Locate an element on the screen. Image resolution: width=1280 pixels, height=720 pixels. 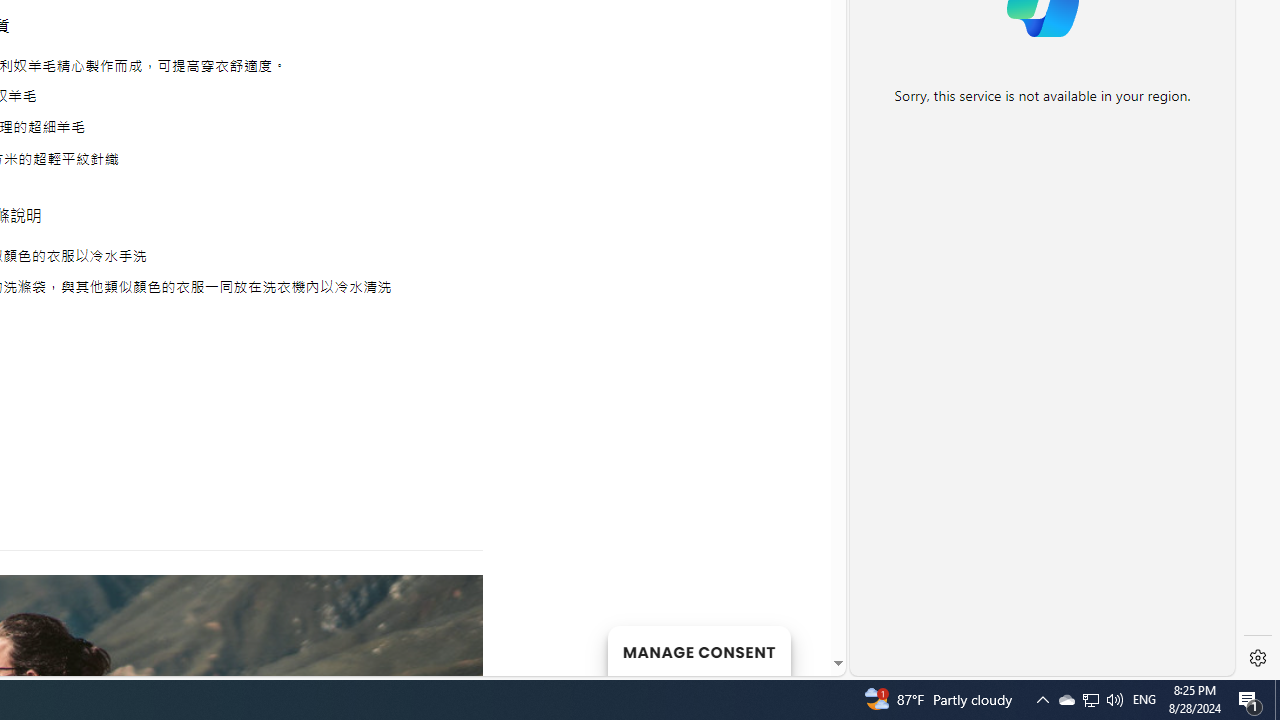
'MANAGE CONSENT' is located at coordinates (698, 650).